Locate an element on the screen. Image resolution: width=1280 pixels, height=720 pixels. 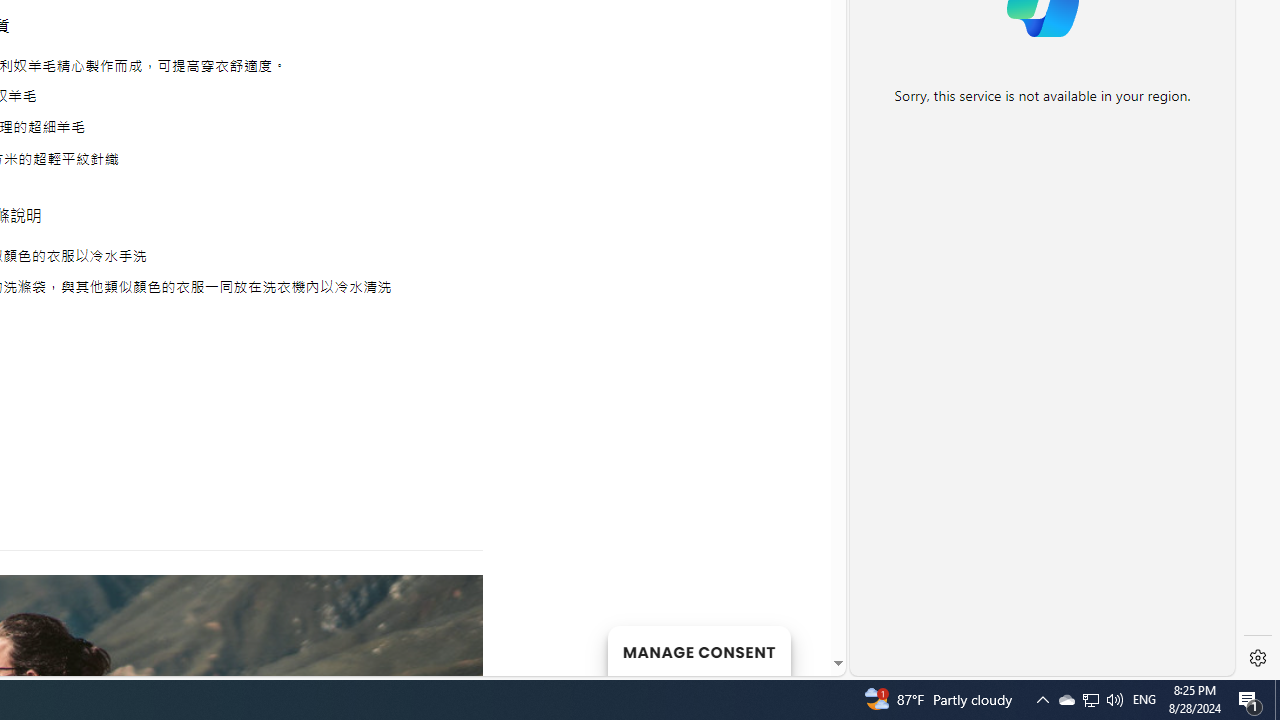
'MANAGE CONSENT' is located at coordinates (698, 650).